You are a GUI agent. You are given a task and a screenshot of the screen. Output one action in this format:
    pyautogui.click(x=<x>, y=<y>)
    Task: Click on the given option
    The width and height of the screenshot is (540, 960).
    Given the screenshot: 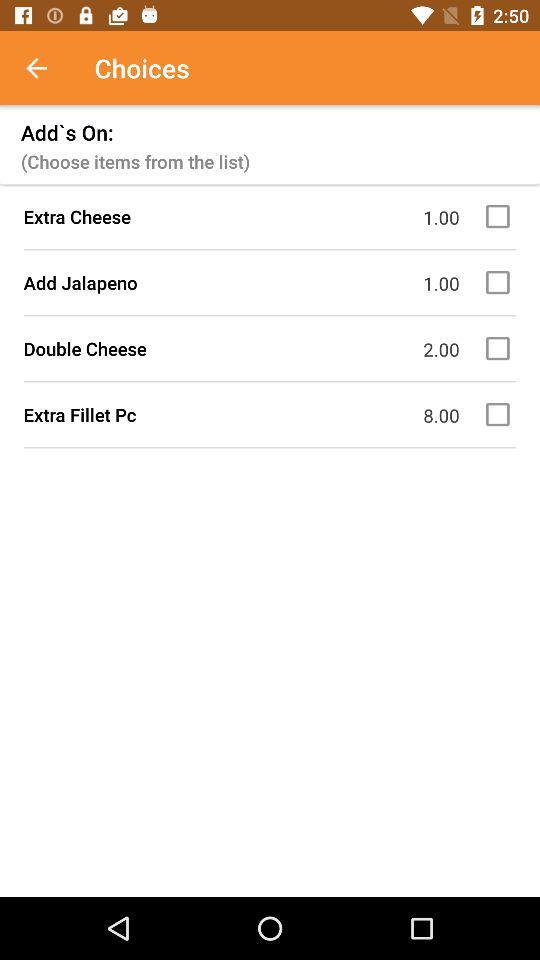 What is the action you would take?
    pyautogui.click(x=500, y=281)
    